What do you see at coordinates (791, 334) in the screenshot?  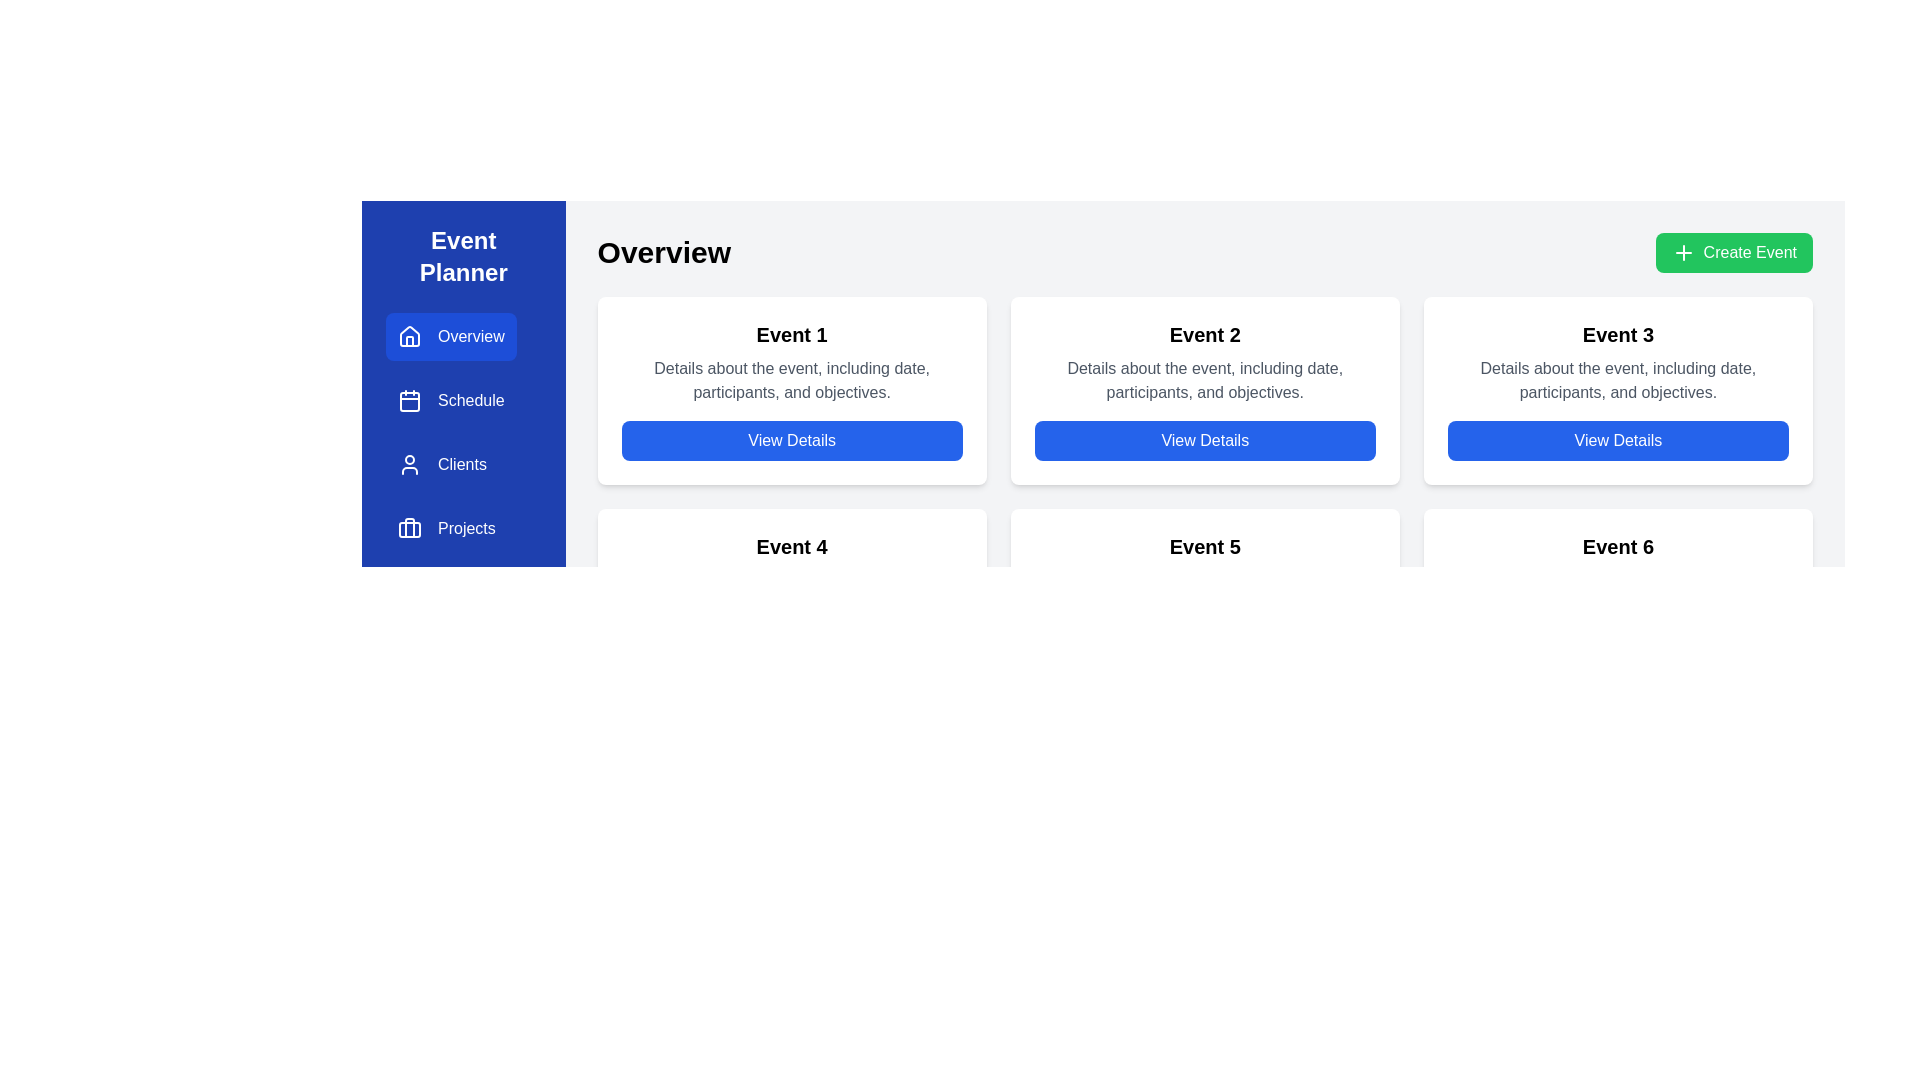 I see `text label 'Event 1' which is styled prominently as a heading for the first event card in the grid layout` at bounding box center [791, 334].